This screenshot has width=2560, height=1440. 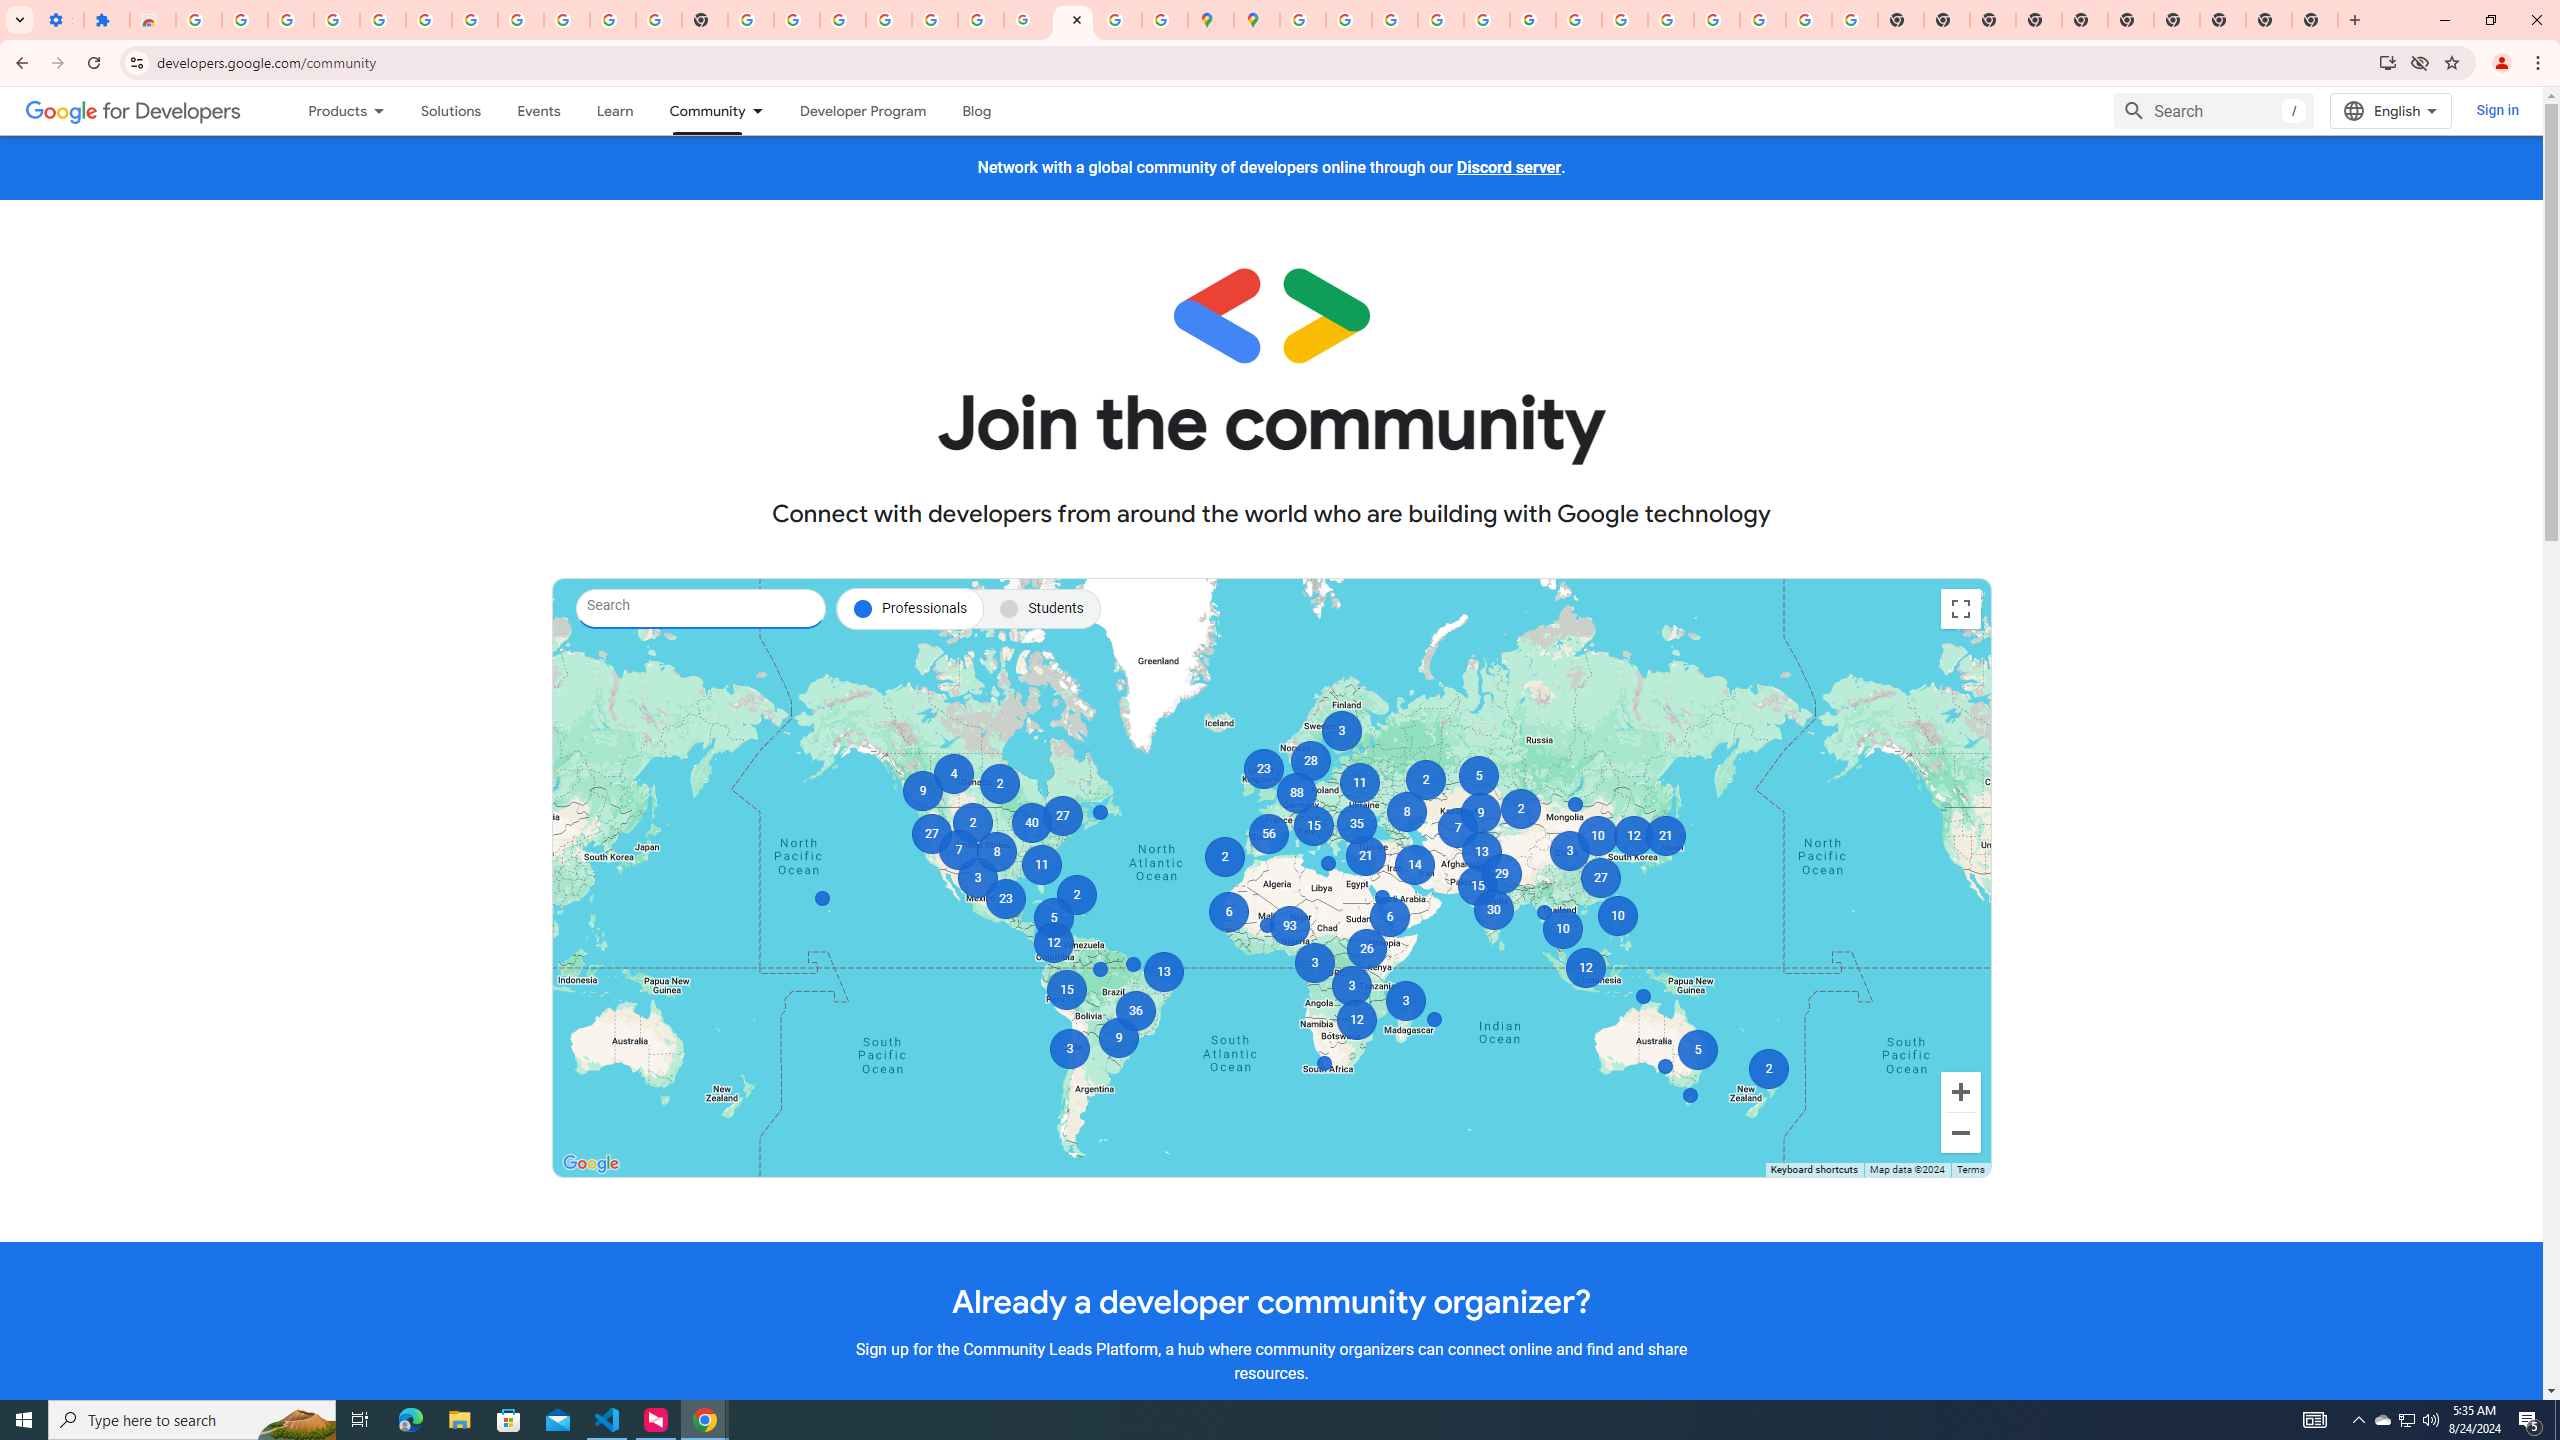 What do you see at coordinates (1312, 826) in the screenshot?
I see `'15'` at bounding box center [1312, 826].